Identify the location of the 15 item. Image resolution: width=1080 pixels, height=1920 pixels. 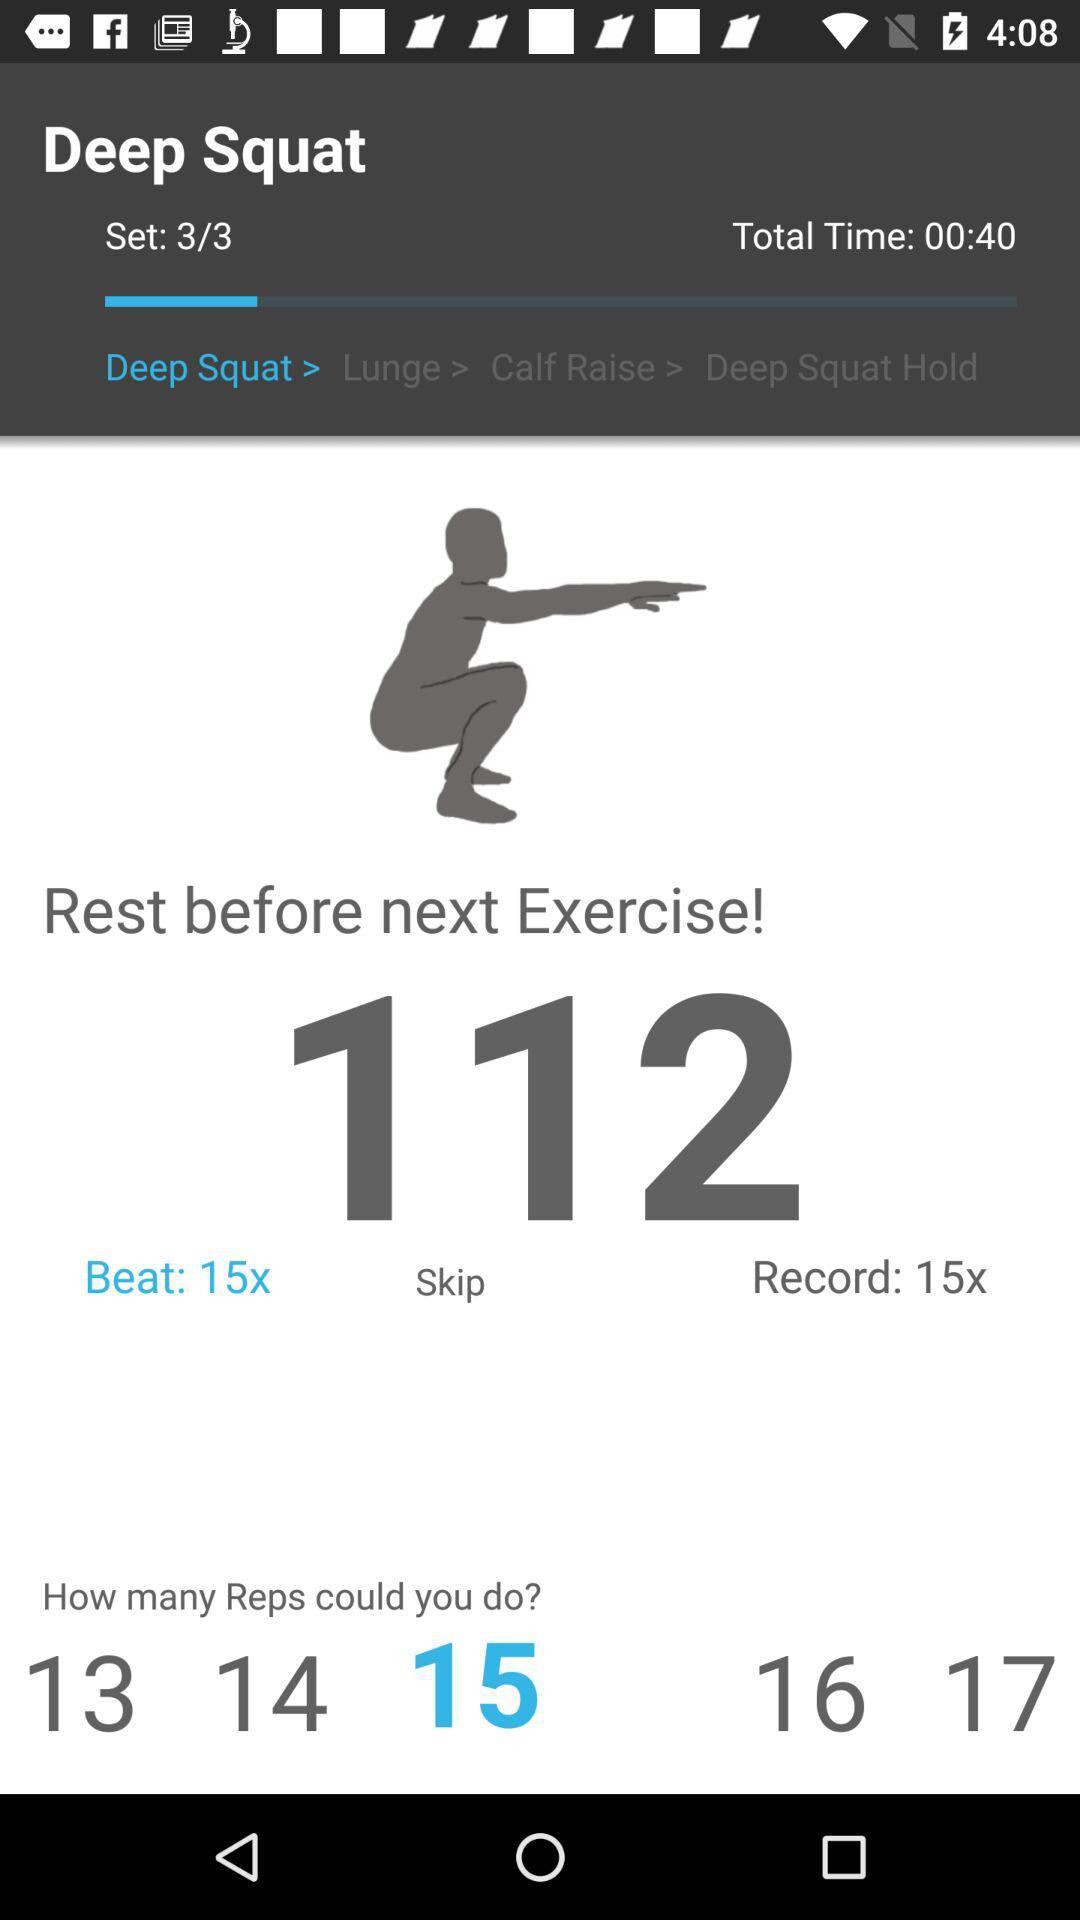
(540, 1680).